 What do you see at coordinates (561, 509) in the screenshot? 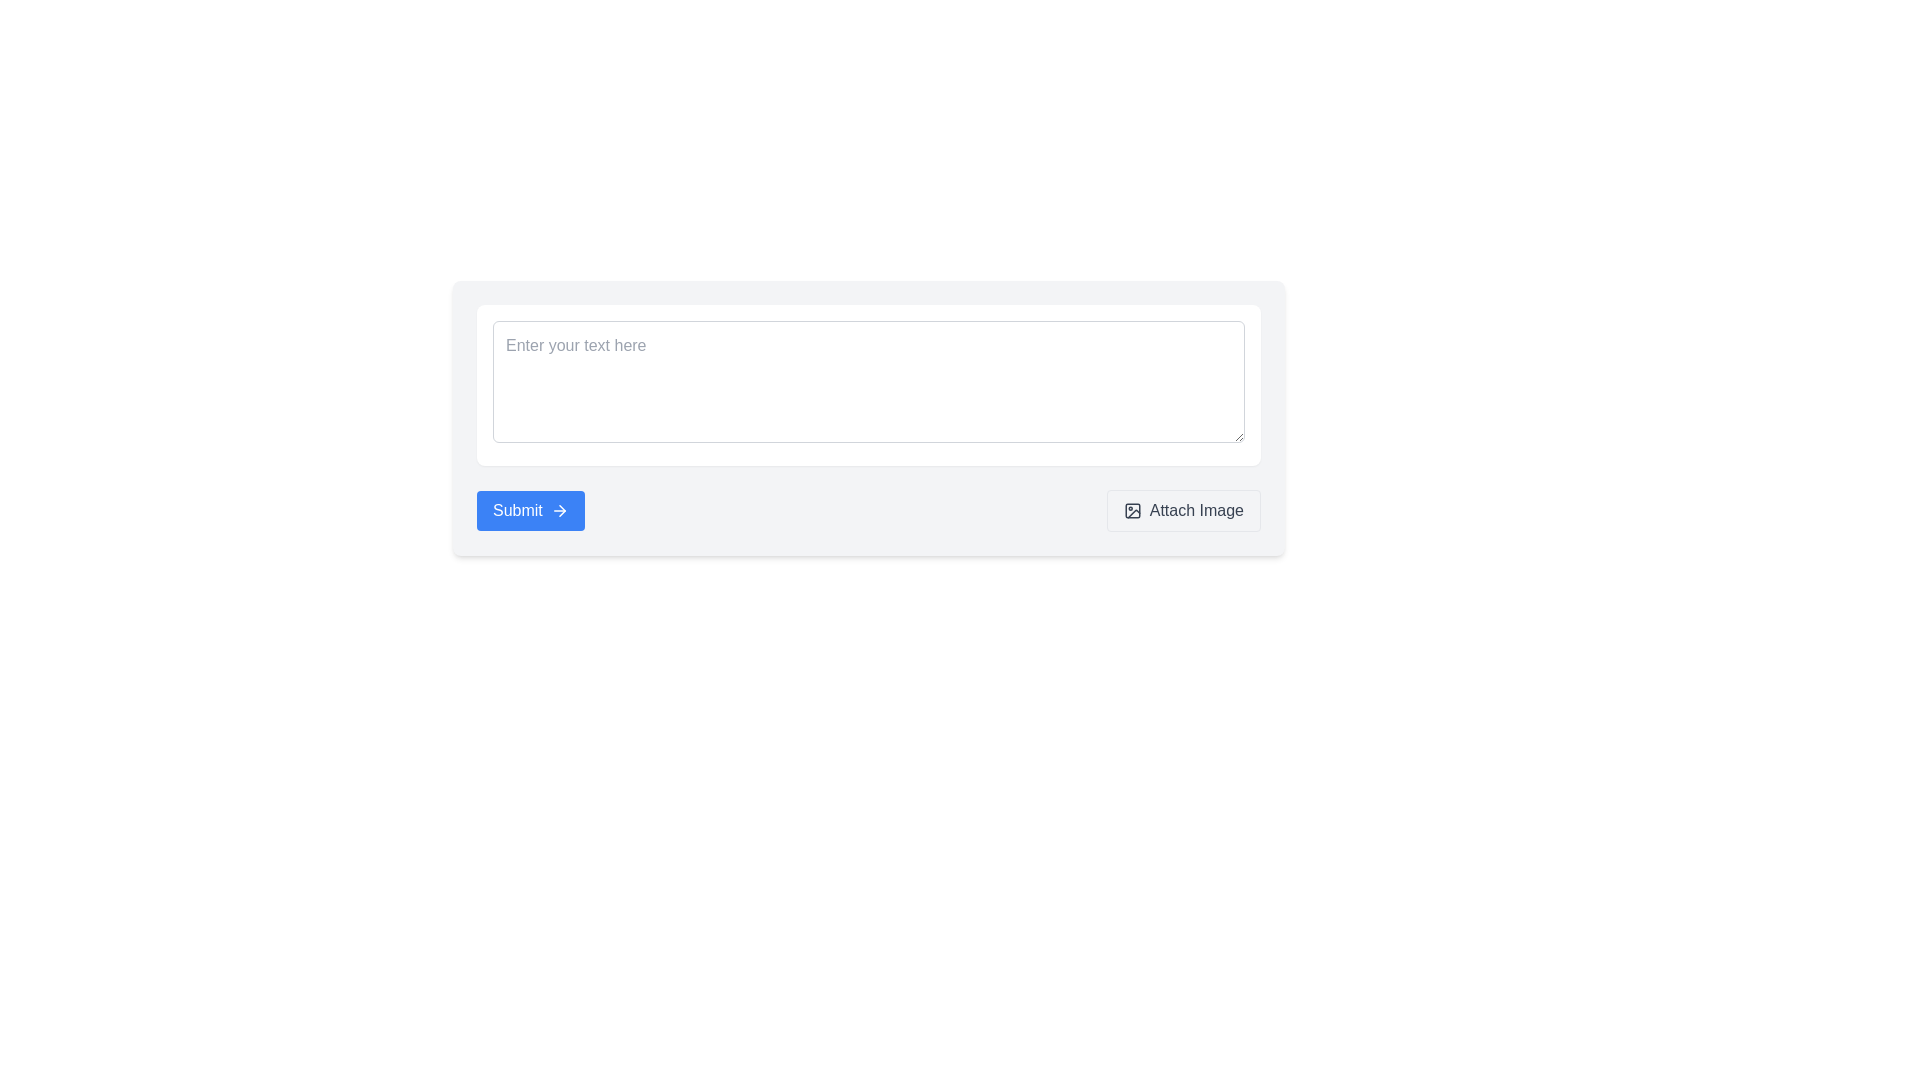
I see `the triangular right arrow icon that is part of the 'Submit' button, located at the bottom area of the interface` at bounding box center [561, 509].